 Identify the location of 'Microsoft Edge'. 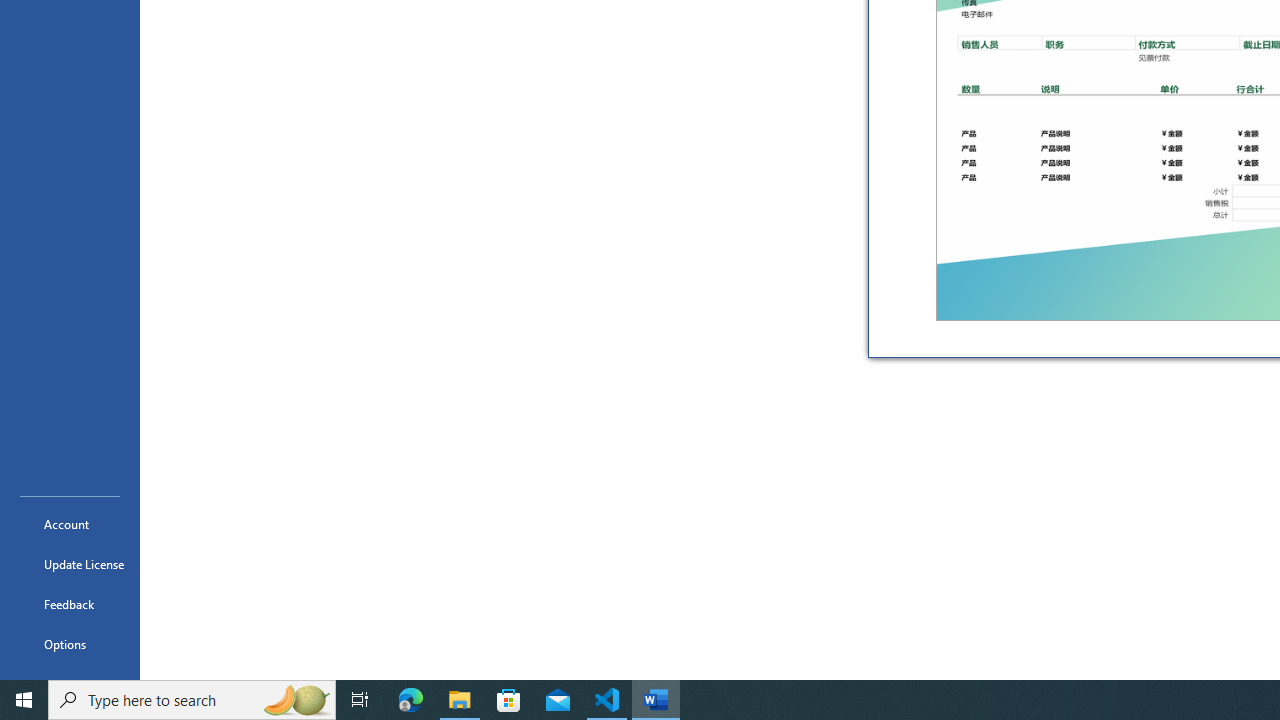
(410, 698).